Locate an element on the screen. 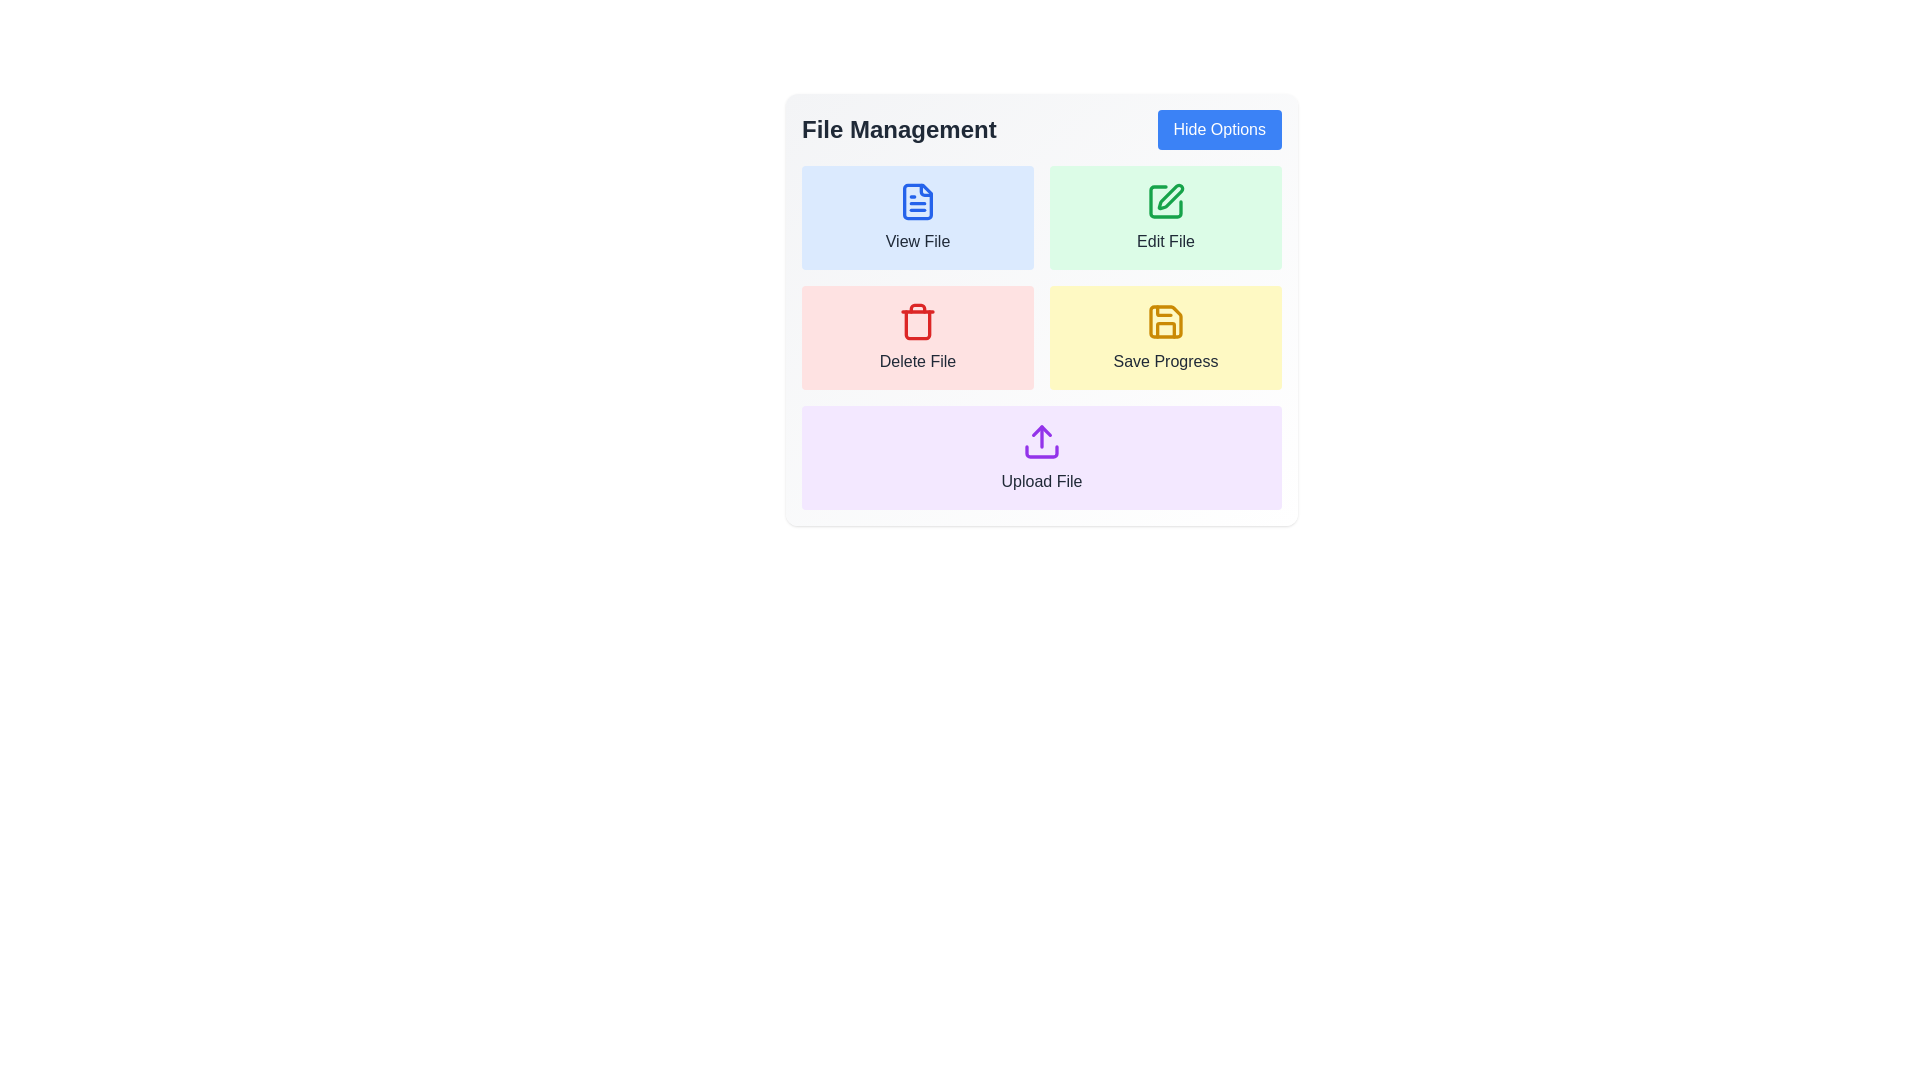  the 'Save Progress' button which contains the save action icon, located in the second row, second column of the grid in the 'File Management' section is located at coordinates (1166, 320).